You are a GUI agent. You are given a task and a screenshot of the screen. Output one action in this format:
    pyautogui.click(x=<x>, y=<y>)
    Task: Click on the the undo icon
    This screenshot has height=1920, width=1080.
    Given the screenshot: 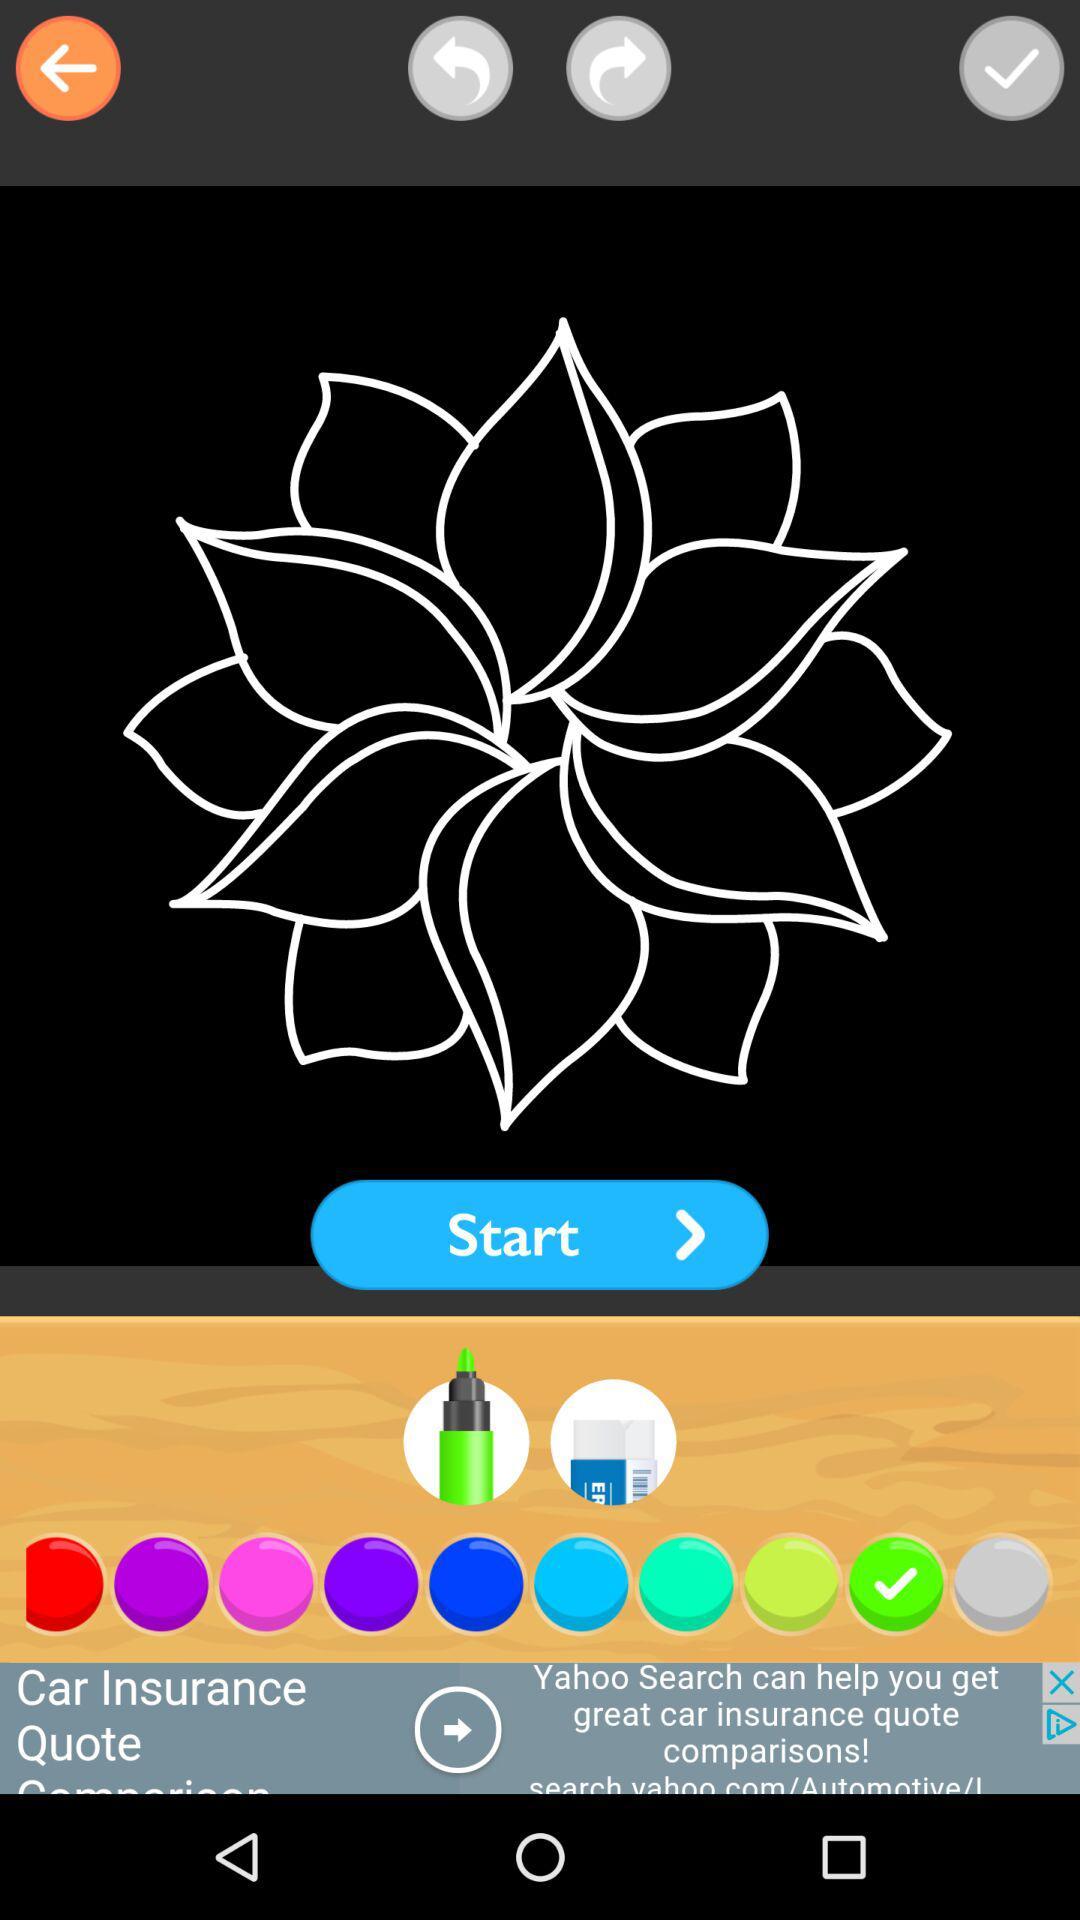 What is the action you would take?
    pyautogui.click(x=460, y=68)
    